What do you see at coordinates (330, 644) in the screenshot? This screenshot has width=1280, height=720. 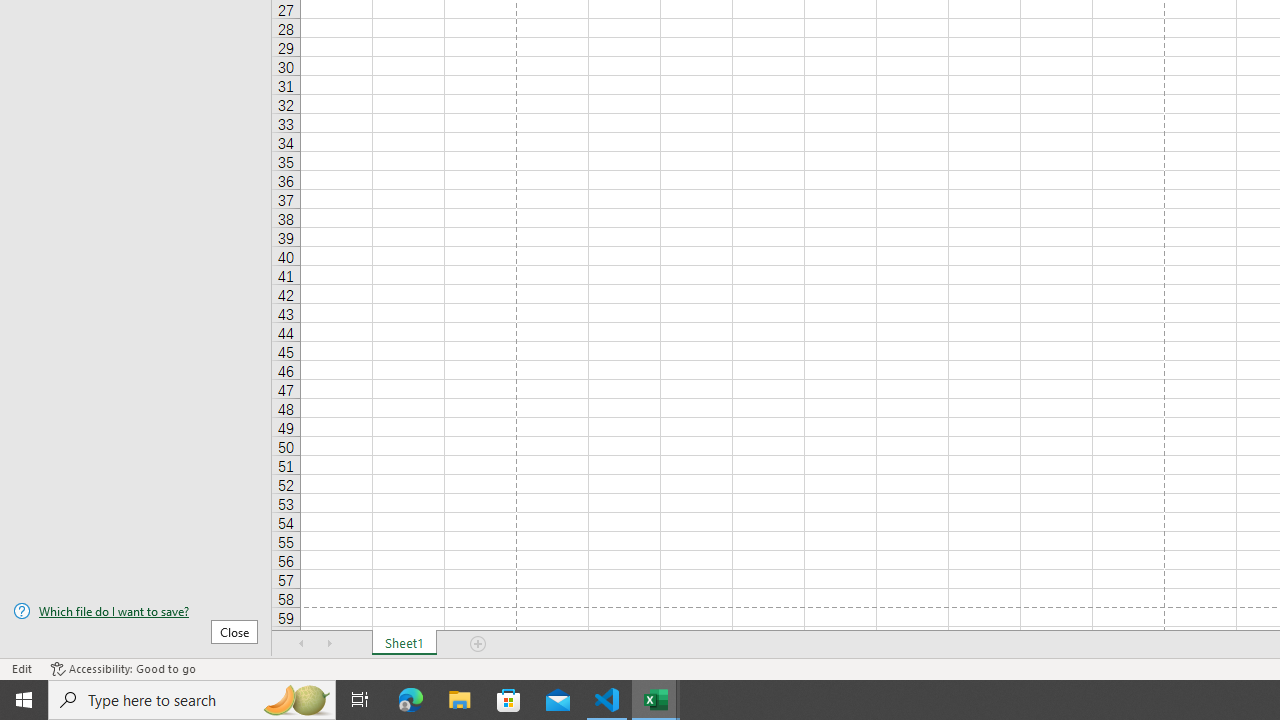 I see `'Scroll Right'` at bounding box center [330, 644].